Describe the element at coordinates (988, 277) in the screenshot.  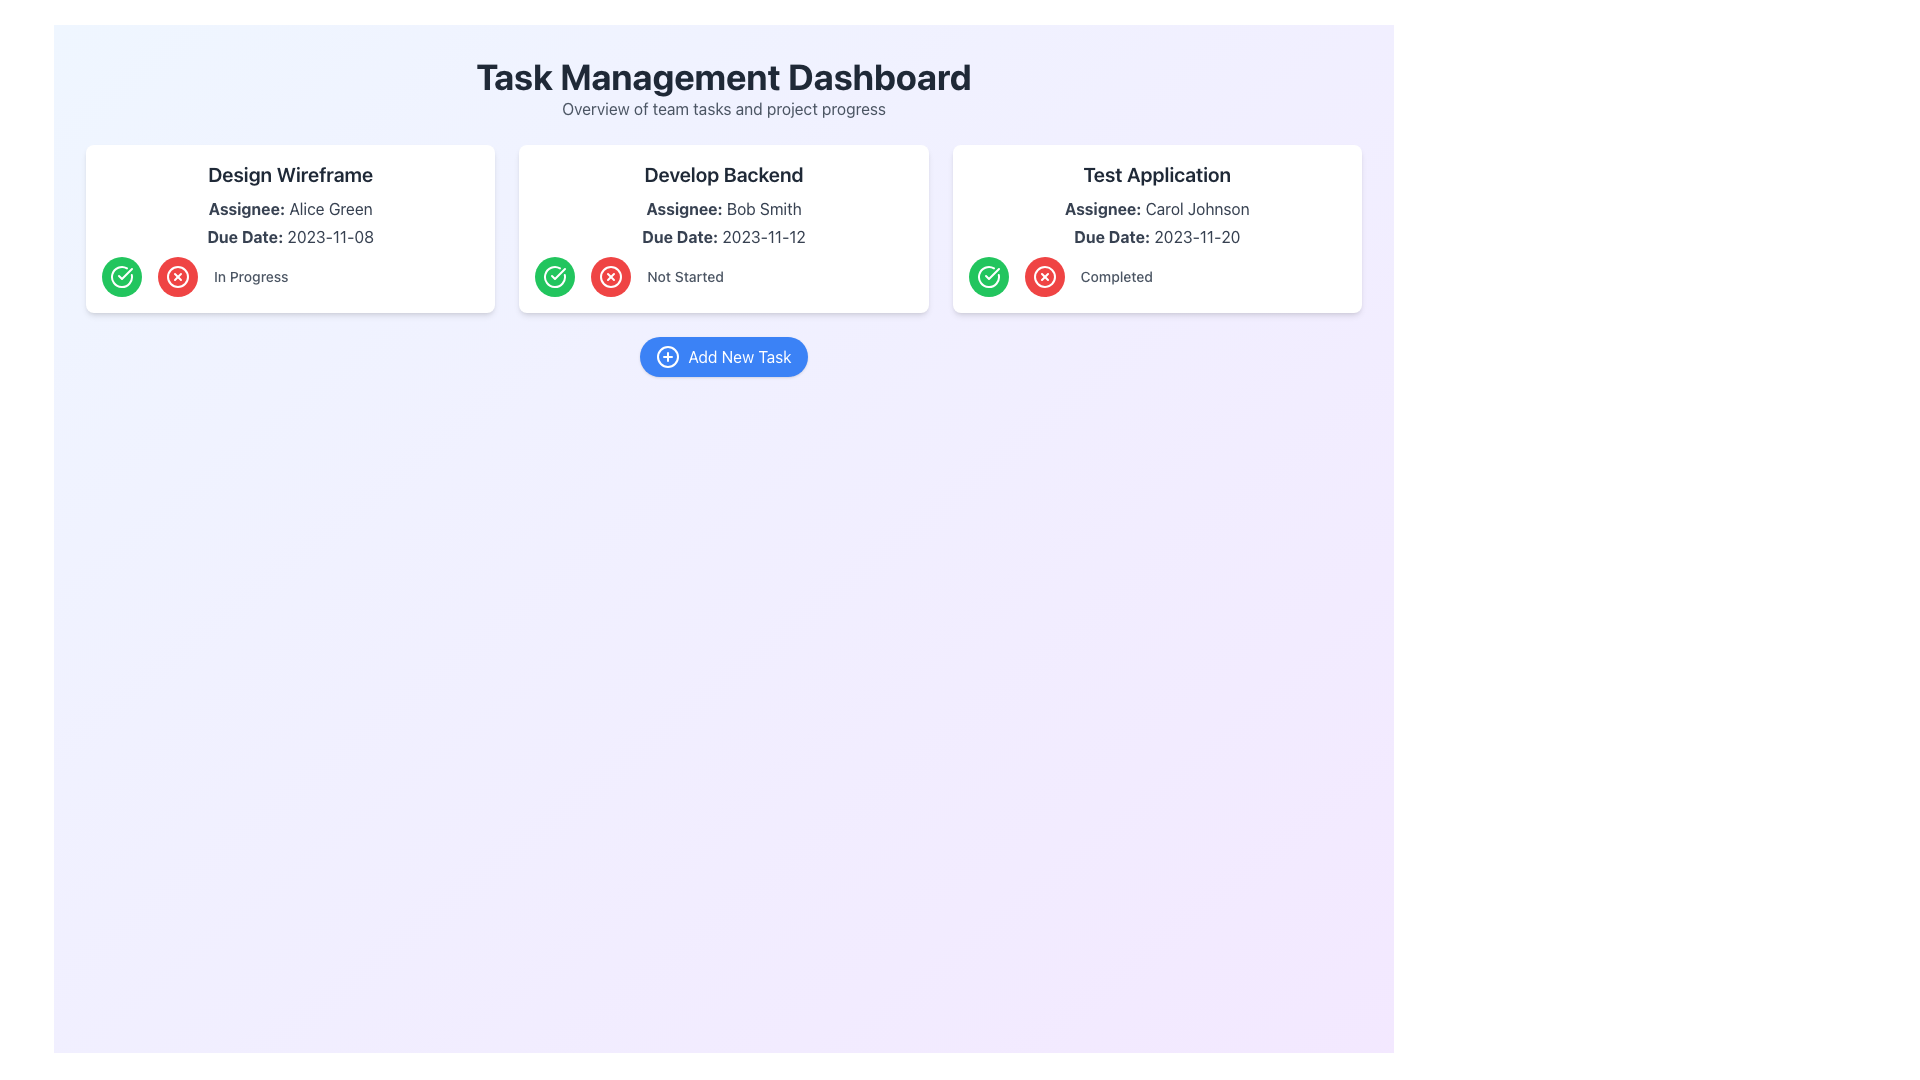
I see `the leftmost circular button in the 'Test Application' card's status section to mark the task as completed` at that location.